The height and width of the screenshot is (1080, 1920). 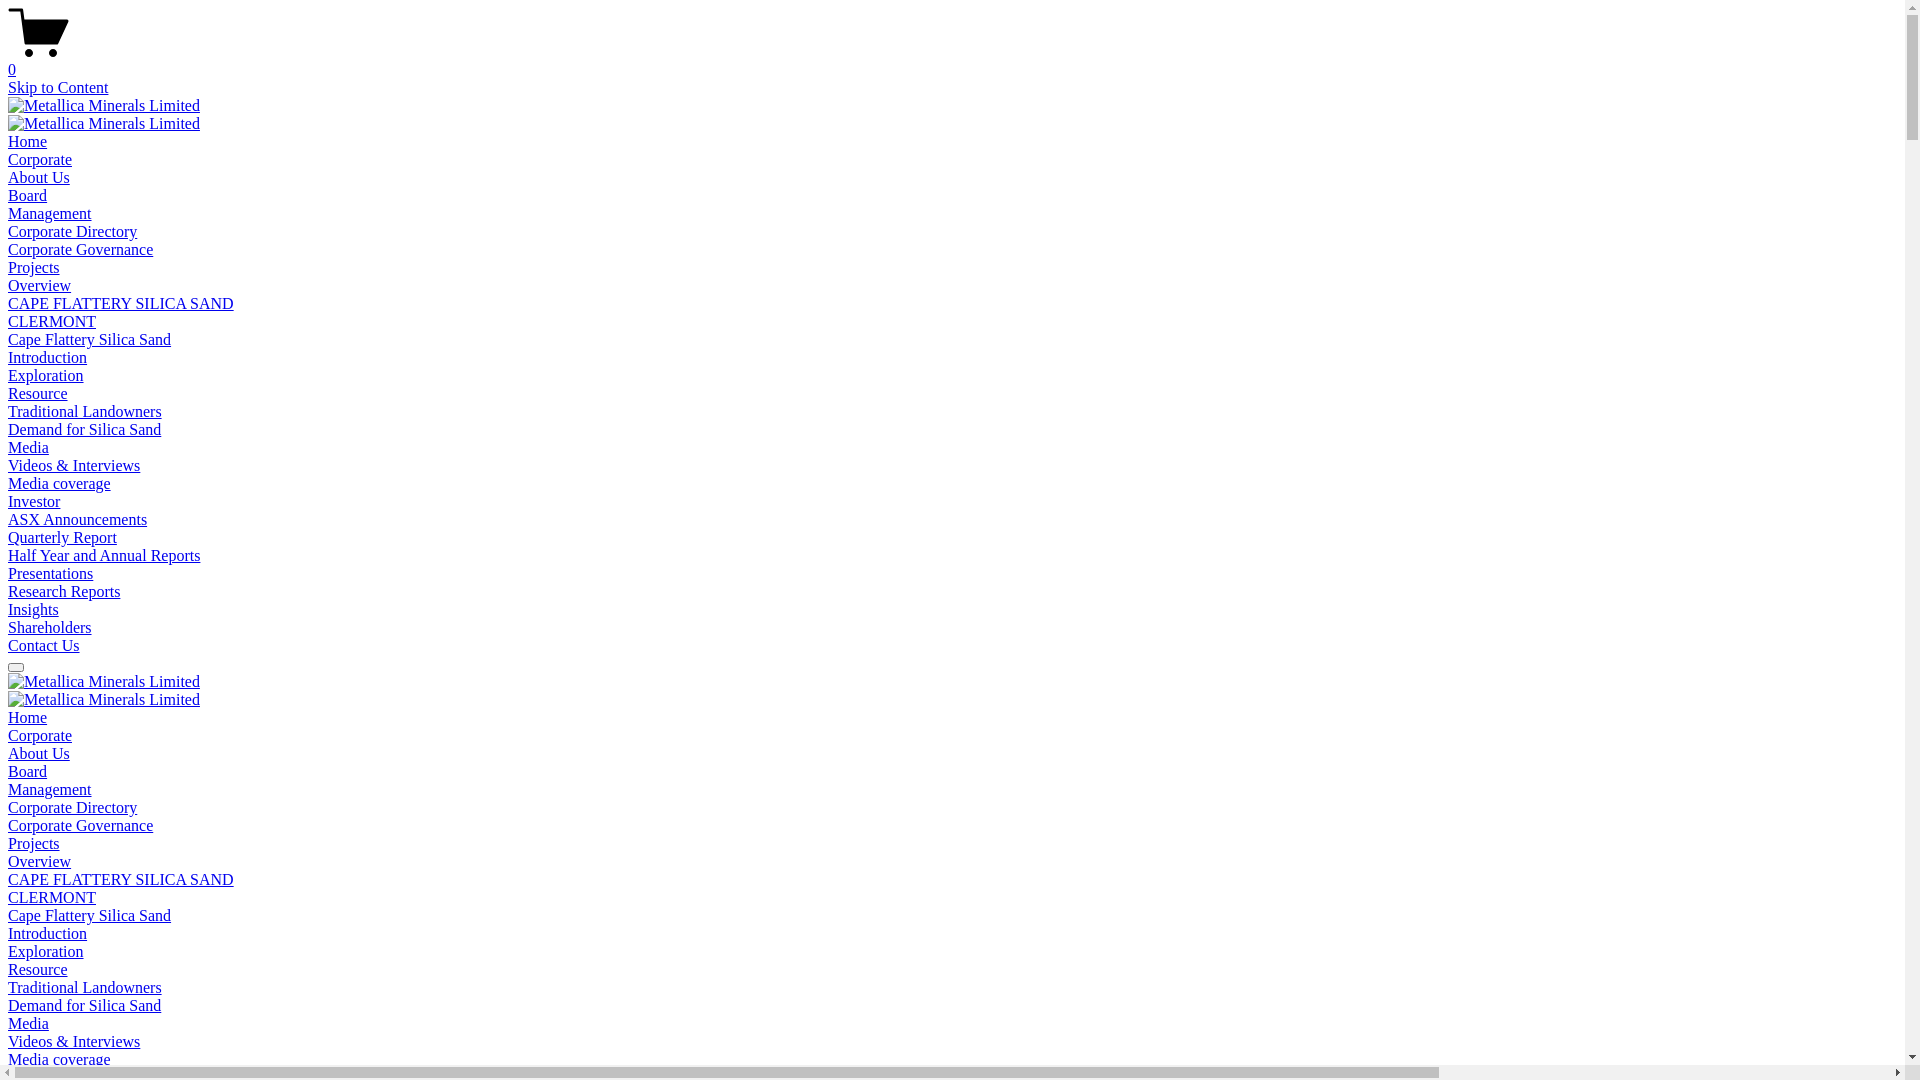 I want to click on 'Introduction', so click(x=47, y=933).